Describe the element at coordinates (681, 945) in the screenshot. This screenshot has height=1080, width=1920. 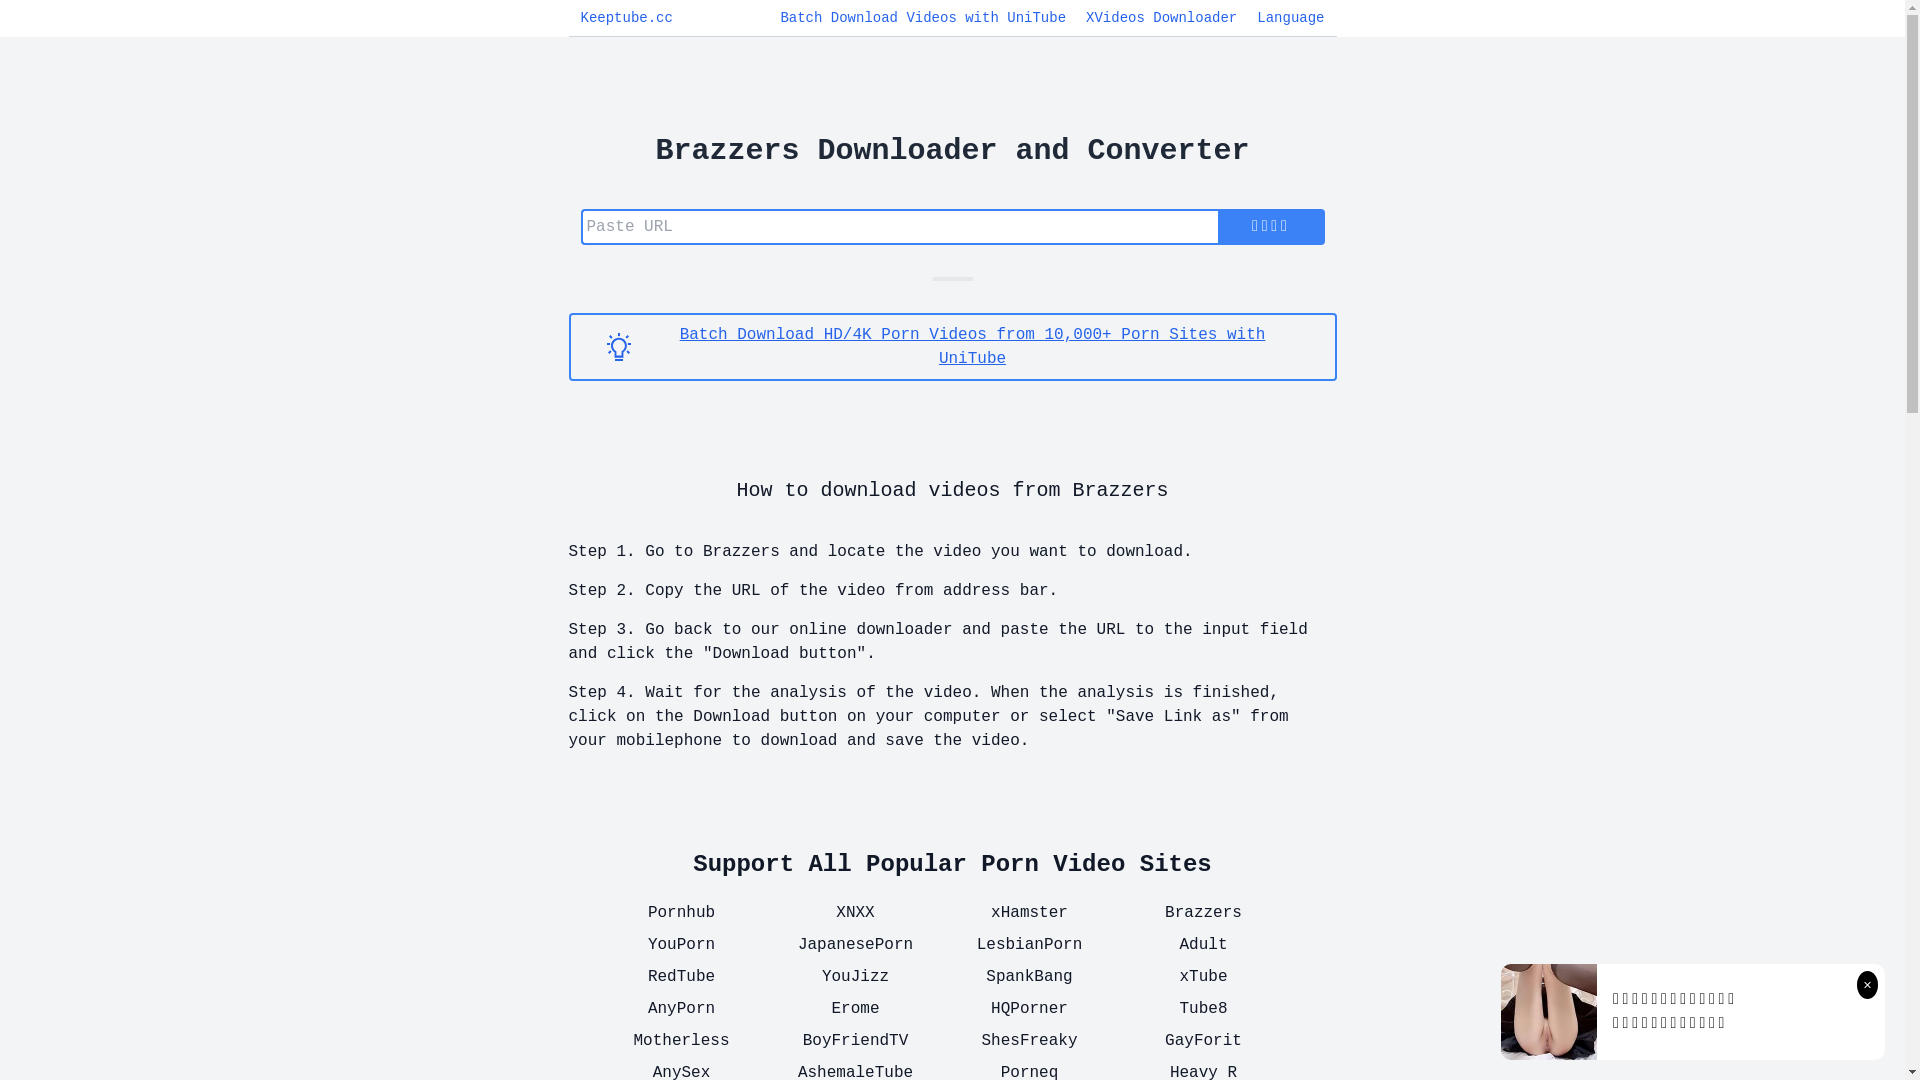
I see `'YouPorn'` at that location.